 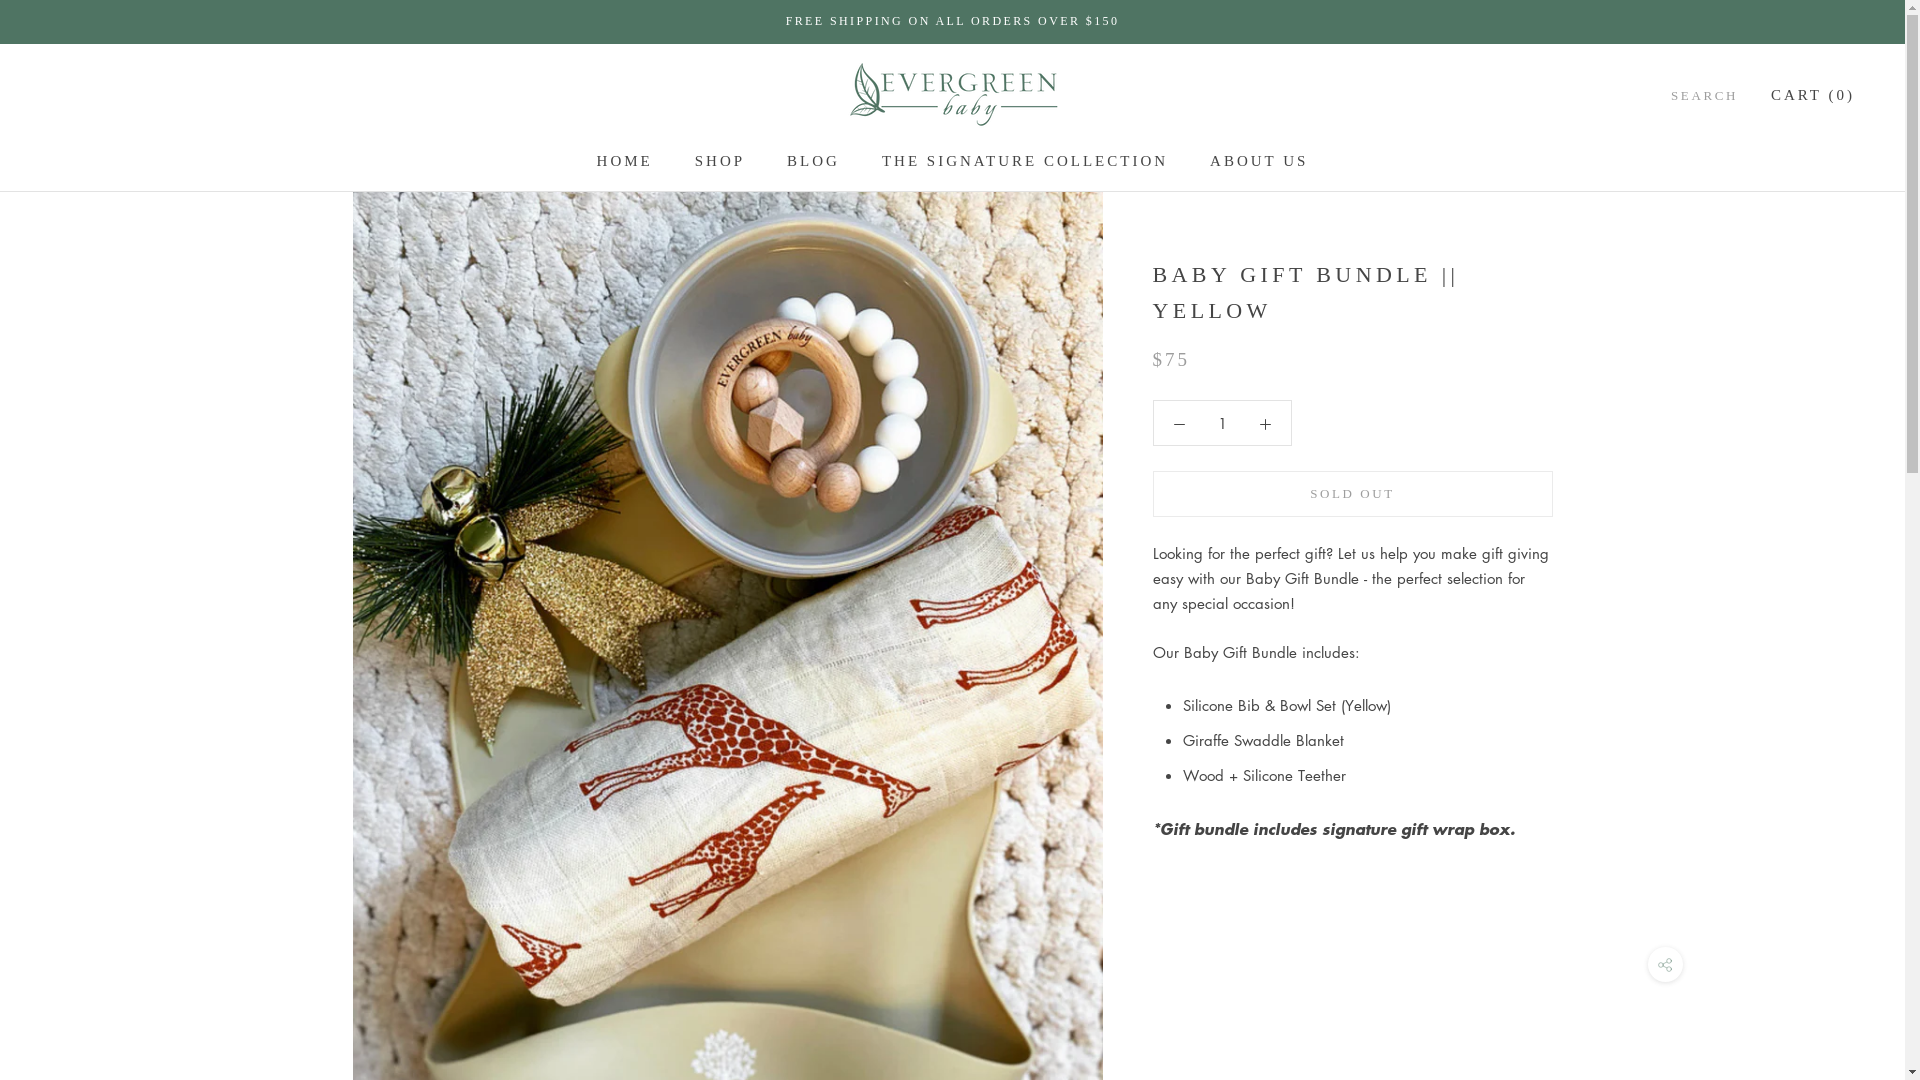 I want to click on 'SEARCH', so click(x=1703, y=95).